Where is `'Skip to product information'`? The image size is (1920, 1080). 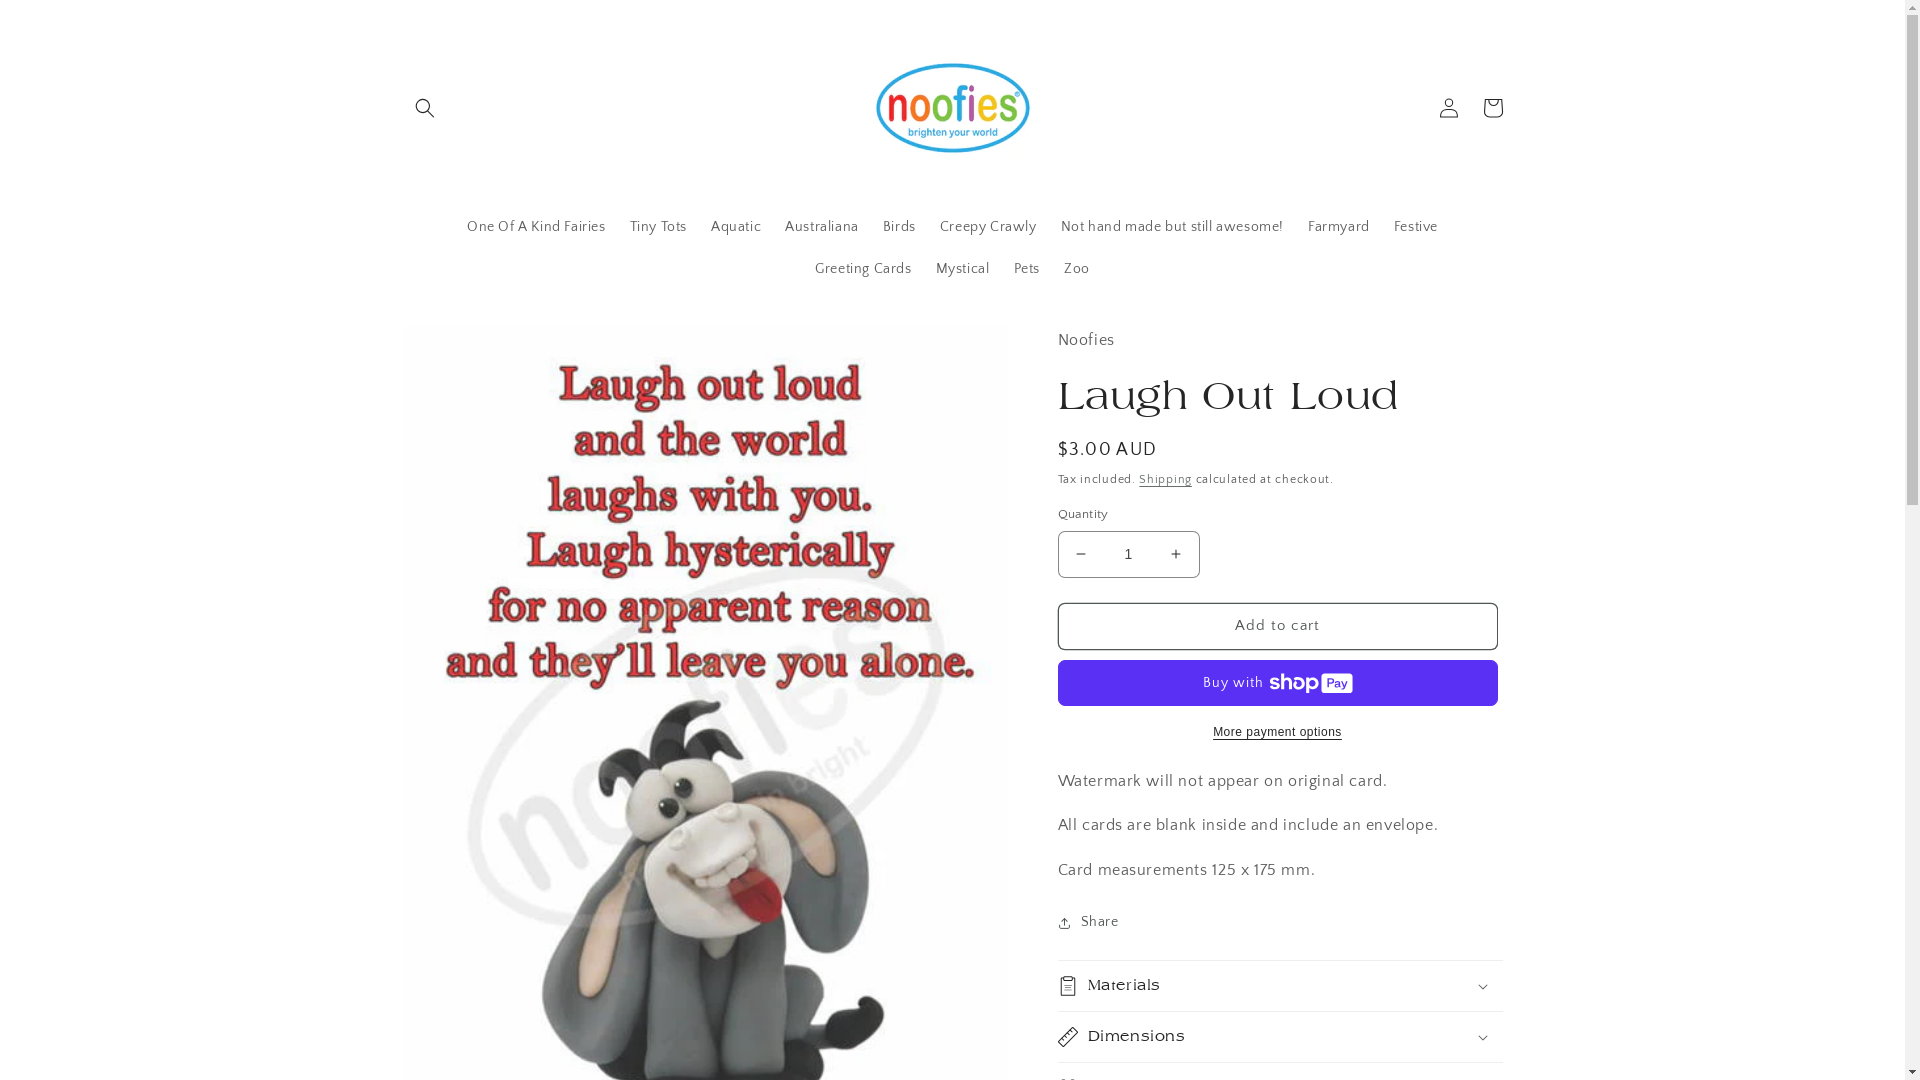 'Skip to product information' is located at coordinates (461, 347).